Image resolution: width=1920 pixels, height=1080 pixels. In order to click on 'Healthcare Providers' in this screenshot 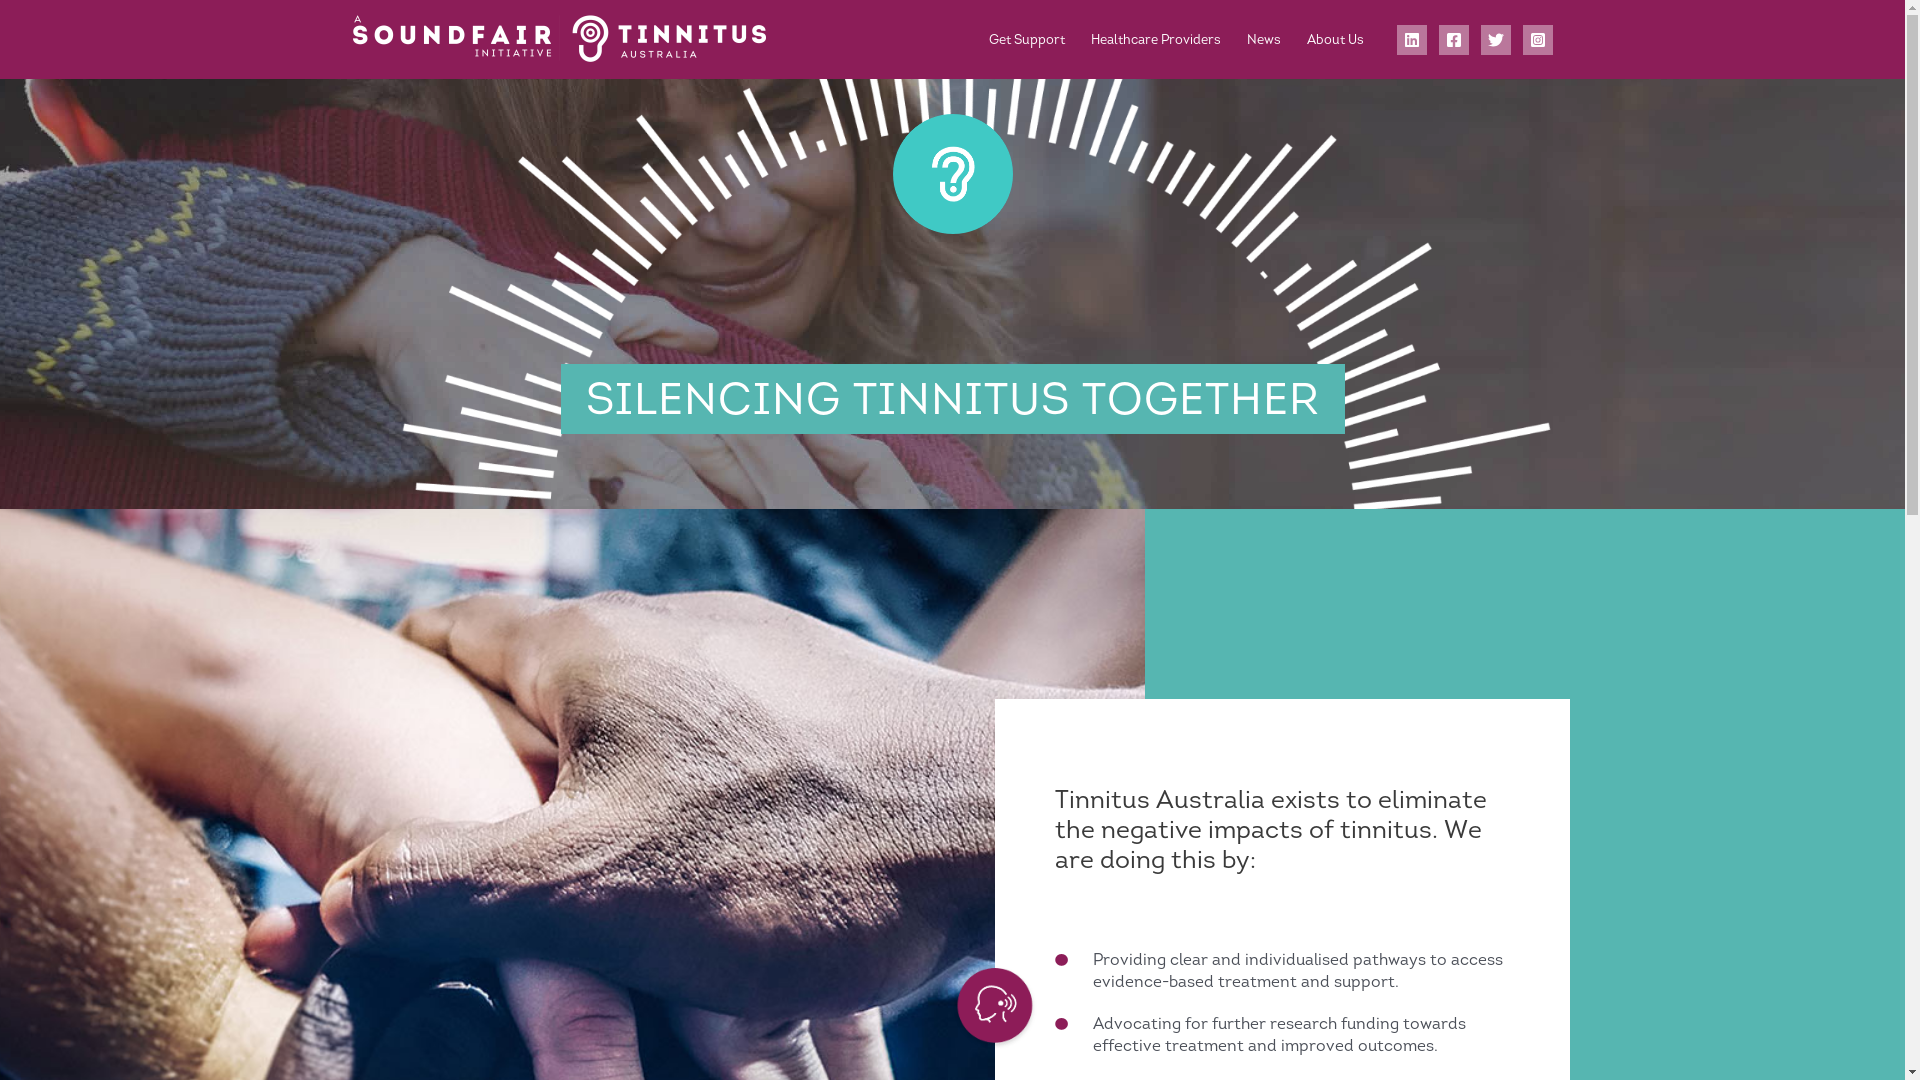, I will do `click(1156, 38)`.